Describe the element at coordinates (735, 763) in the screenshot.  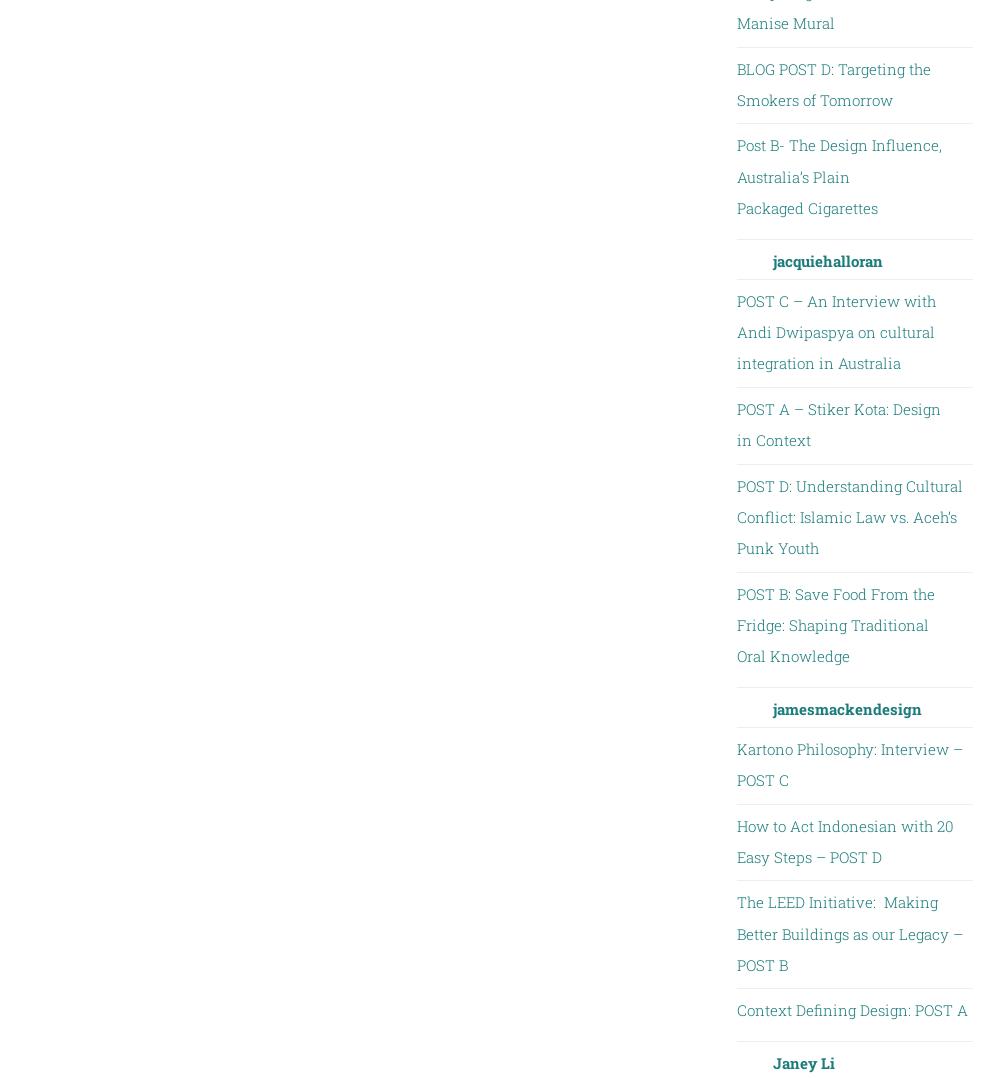
I see `'Kartono Philosophy: Interview – POST C'` at that location.